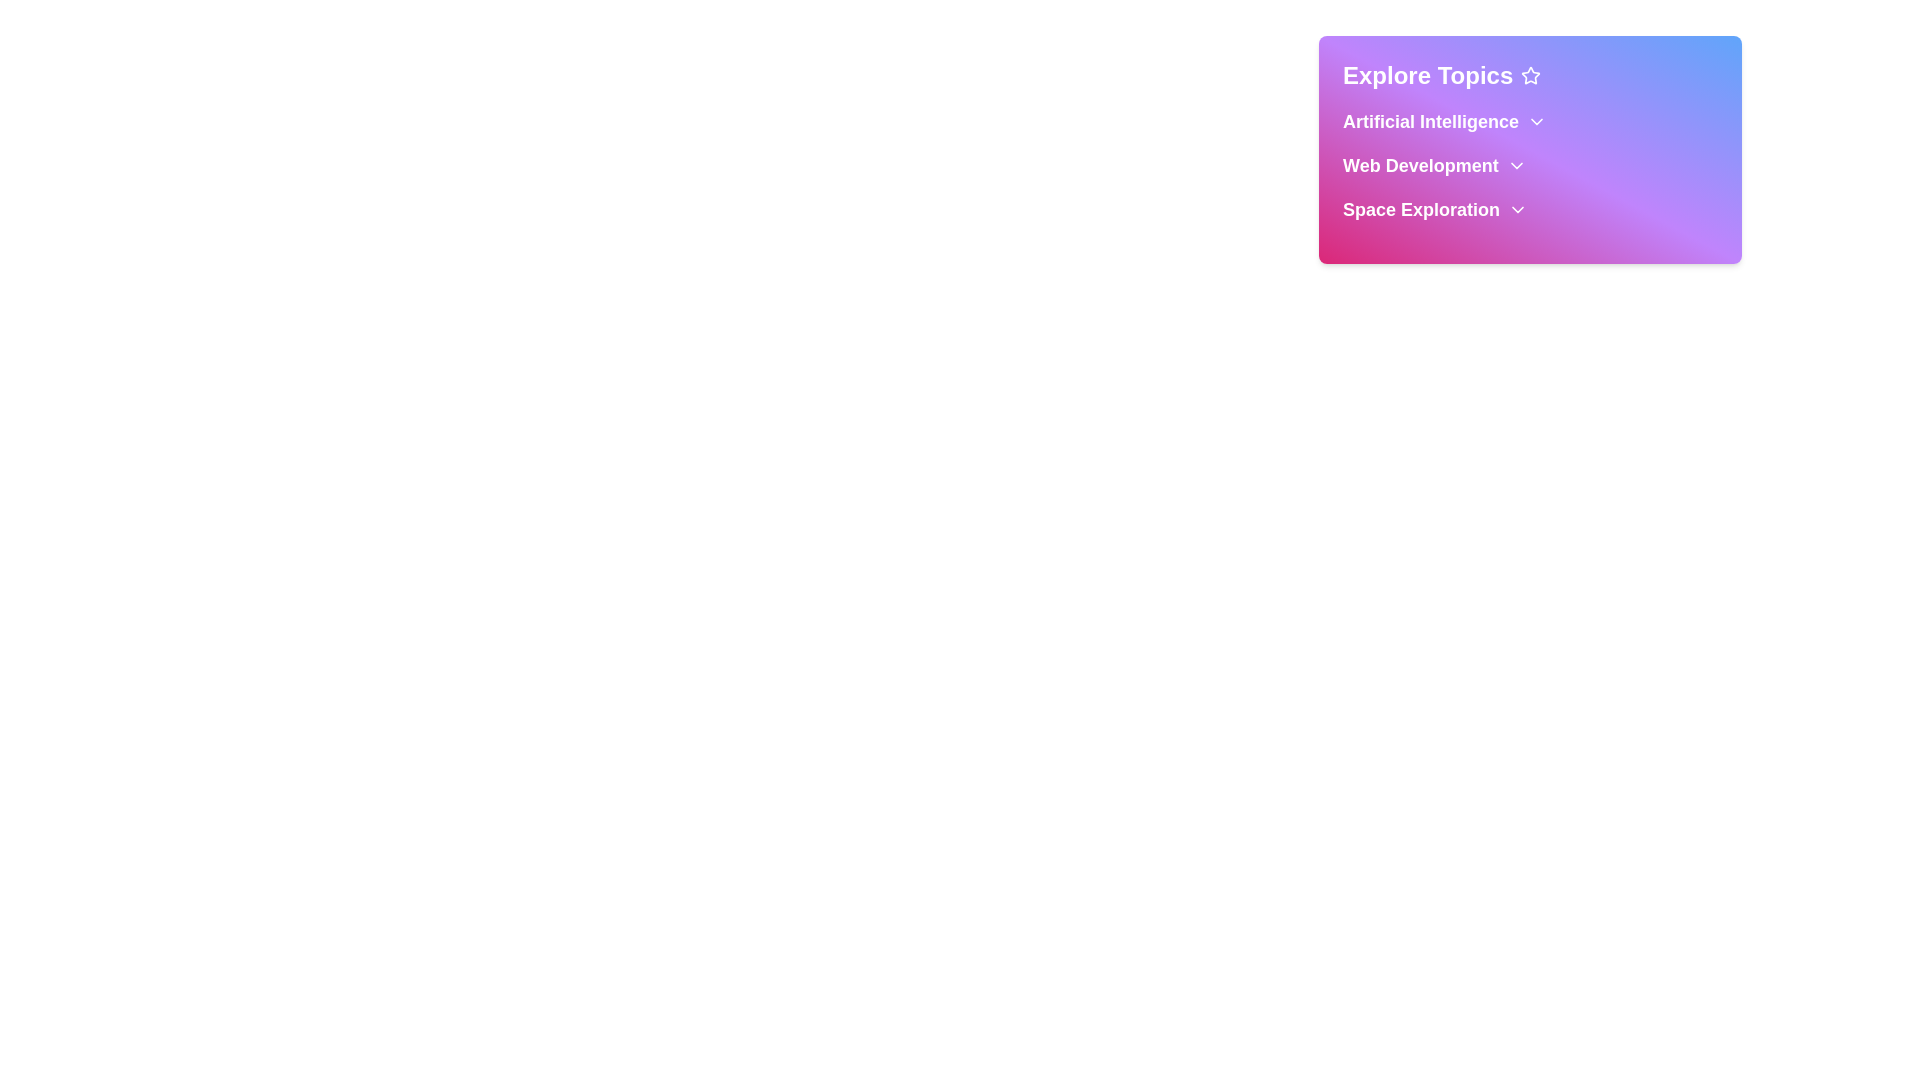  Describe the element at coordinates (1530, 74) in the screenshot. I see `star-shaped decorative icon with light purple gradient located in the purple header titled 'Explore Topics' at the top-right corner of the interface` at that location.